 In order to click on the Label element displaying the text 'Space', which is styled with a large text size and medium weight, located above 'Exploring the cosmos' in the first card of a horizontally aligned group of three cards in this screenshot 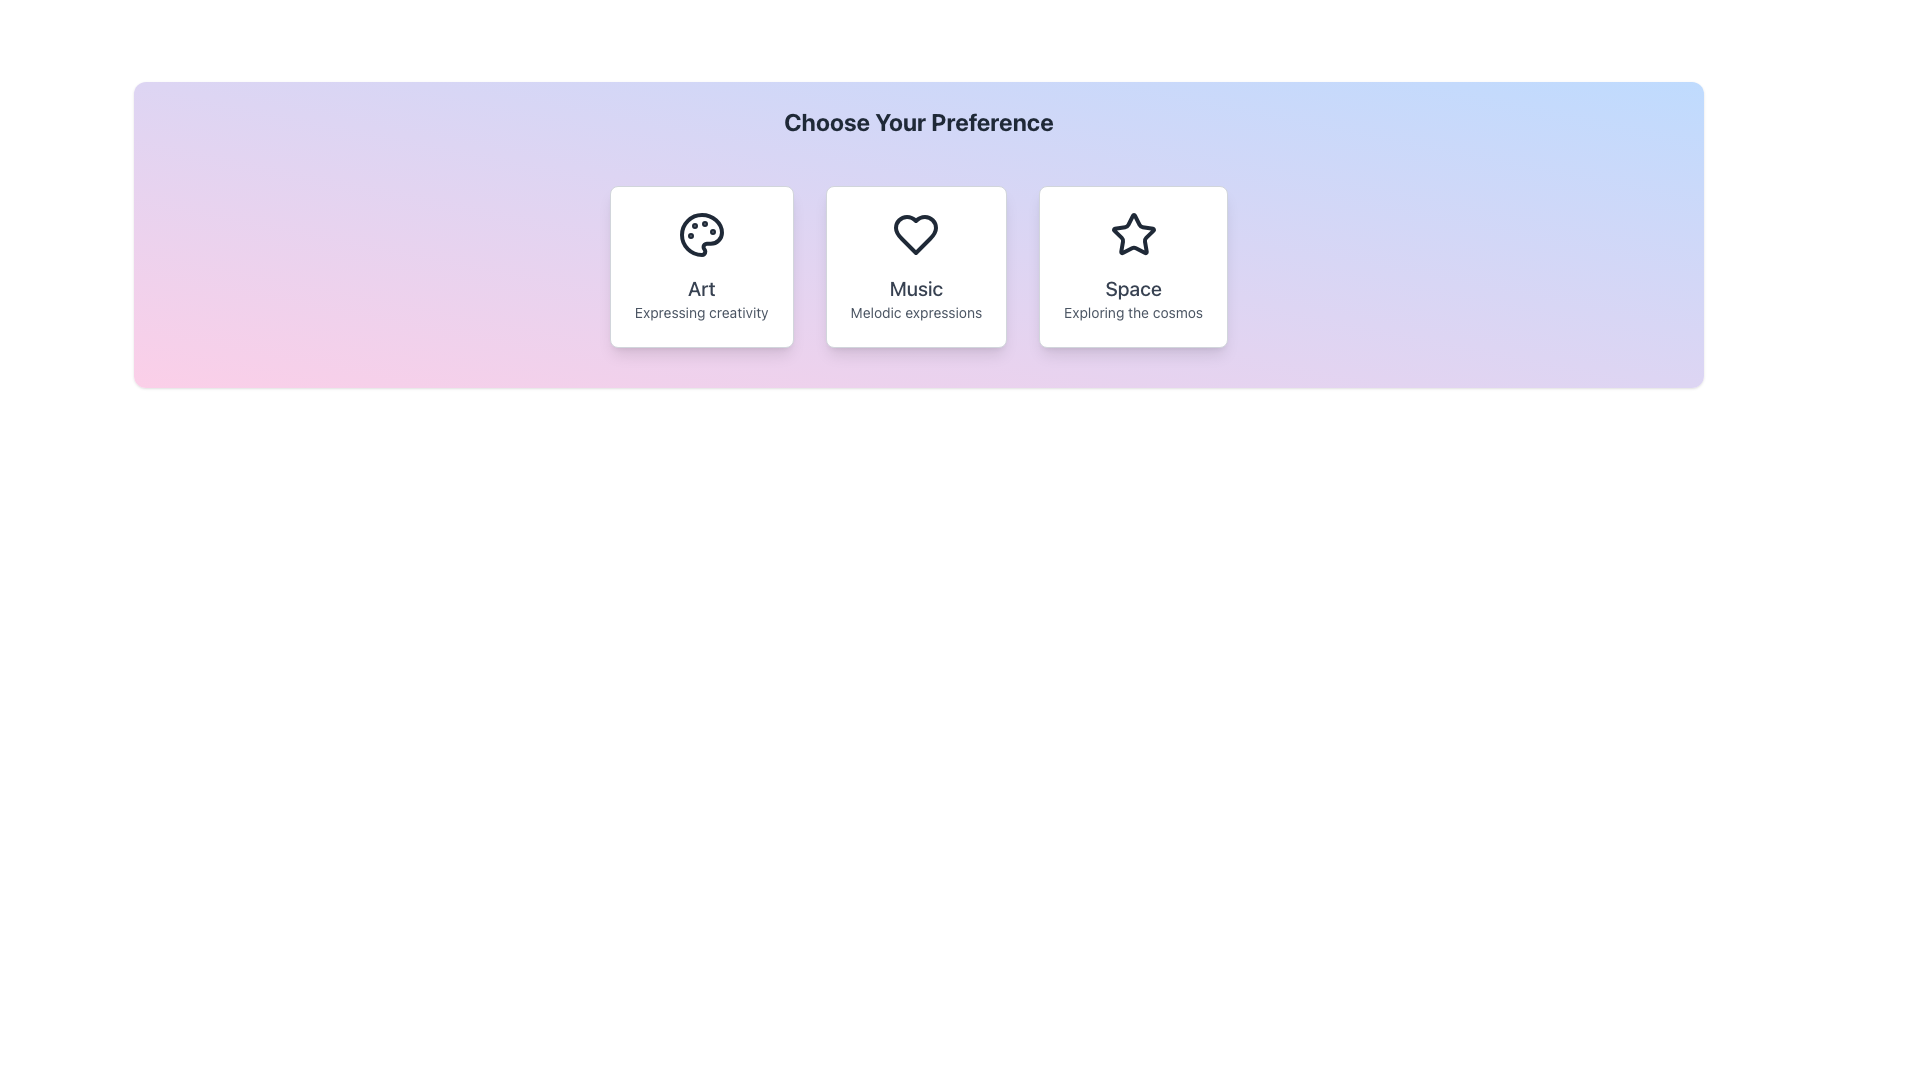, I will do `click(1133, 289)`.